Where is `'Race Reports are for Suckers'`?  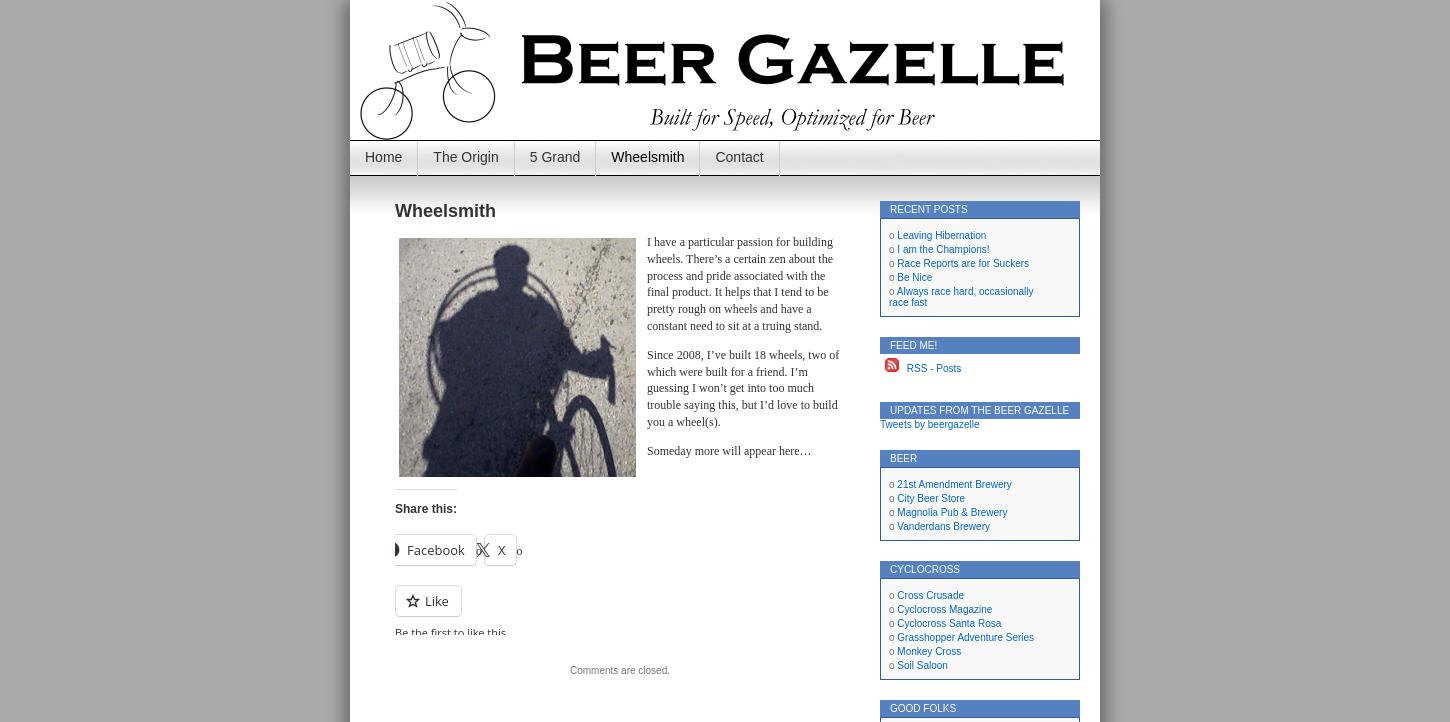 'Race Reports are for Suckers' is located at coordinates (961, 263).